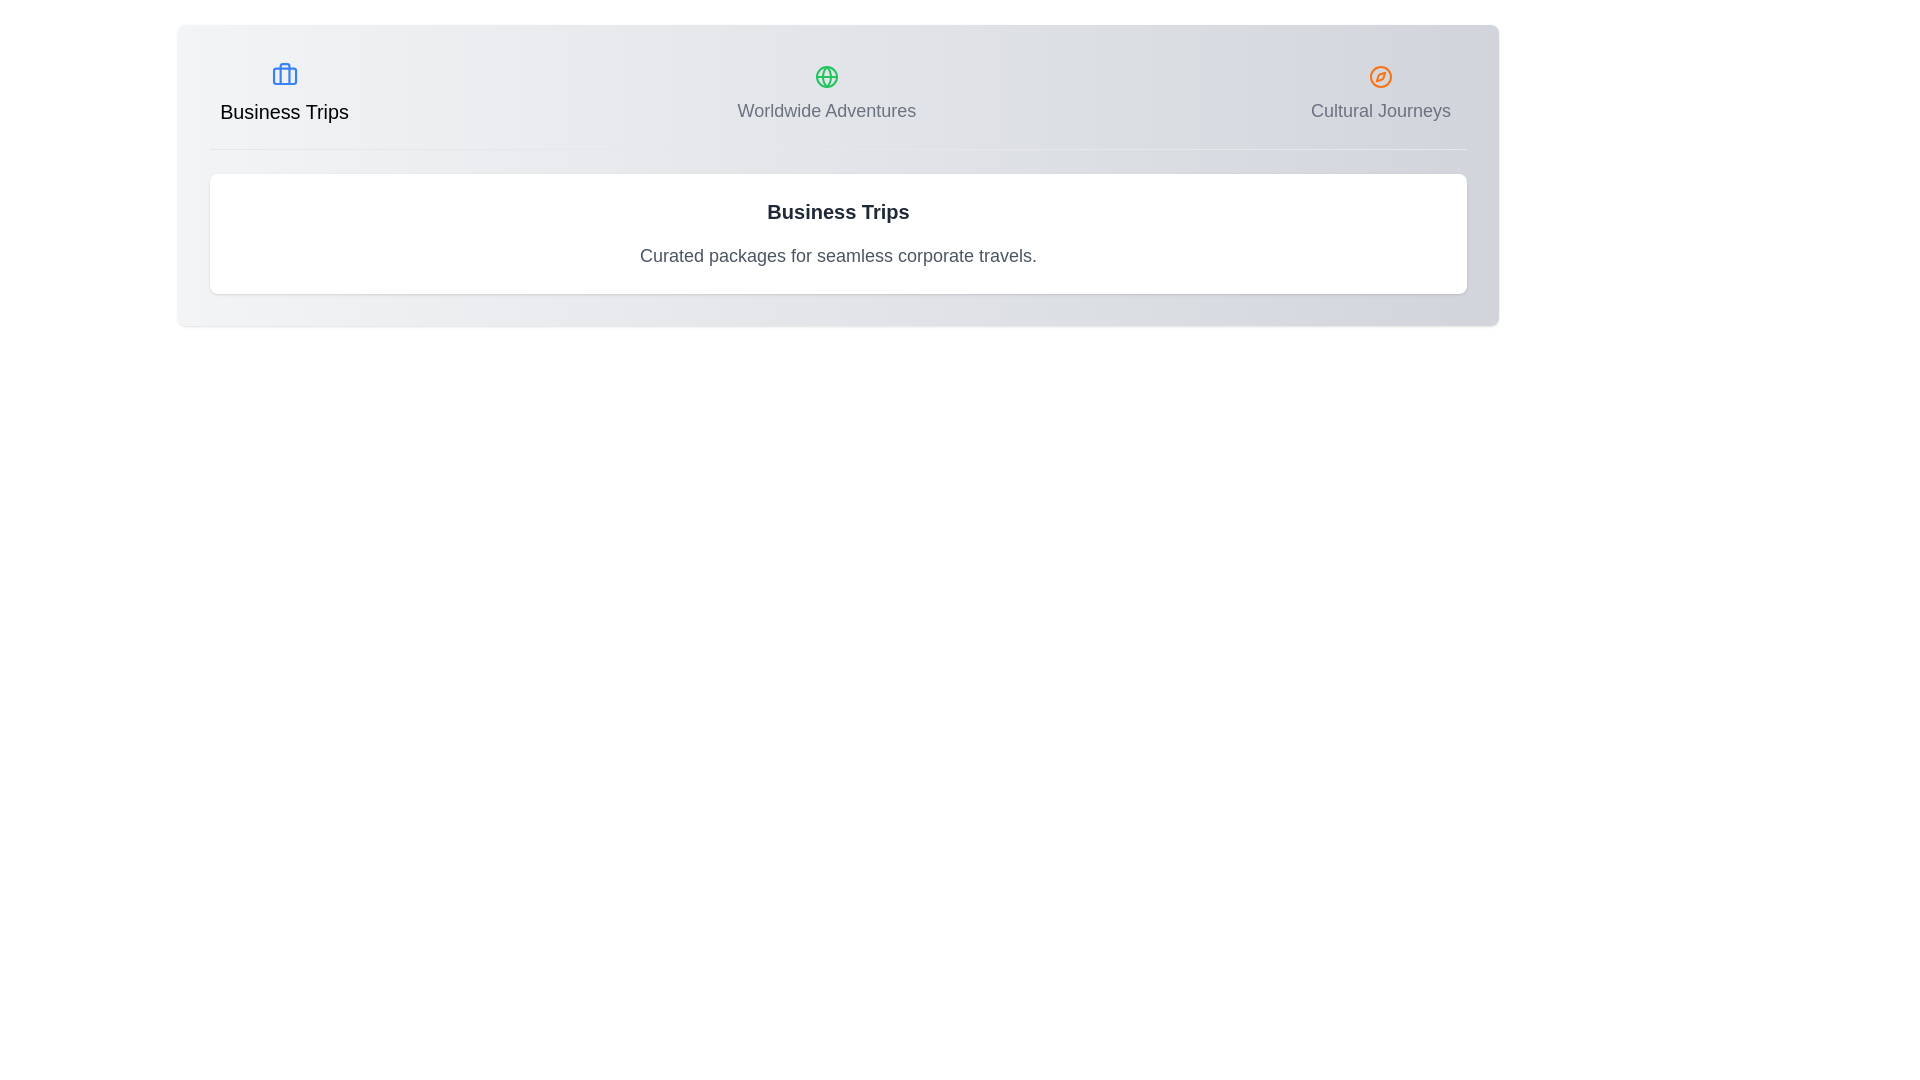 The height and width of the screenshot is (1080, 1920). Describe the element at coordinates (826, 95) in the screenshot. I see `the tab labeled Worldwide Adventures` at that location.